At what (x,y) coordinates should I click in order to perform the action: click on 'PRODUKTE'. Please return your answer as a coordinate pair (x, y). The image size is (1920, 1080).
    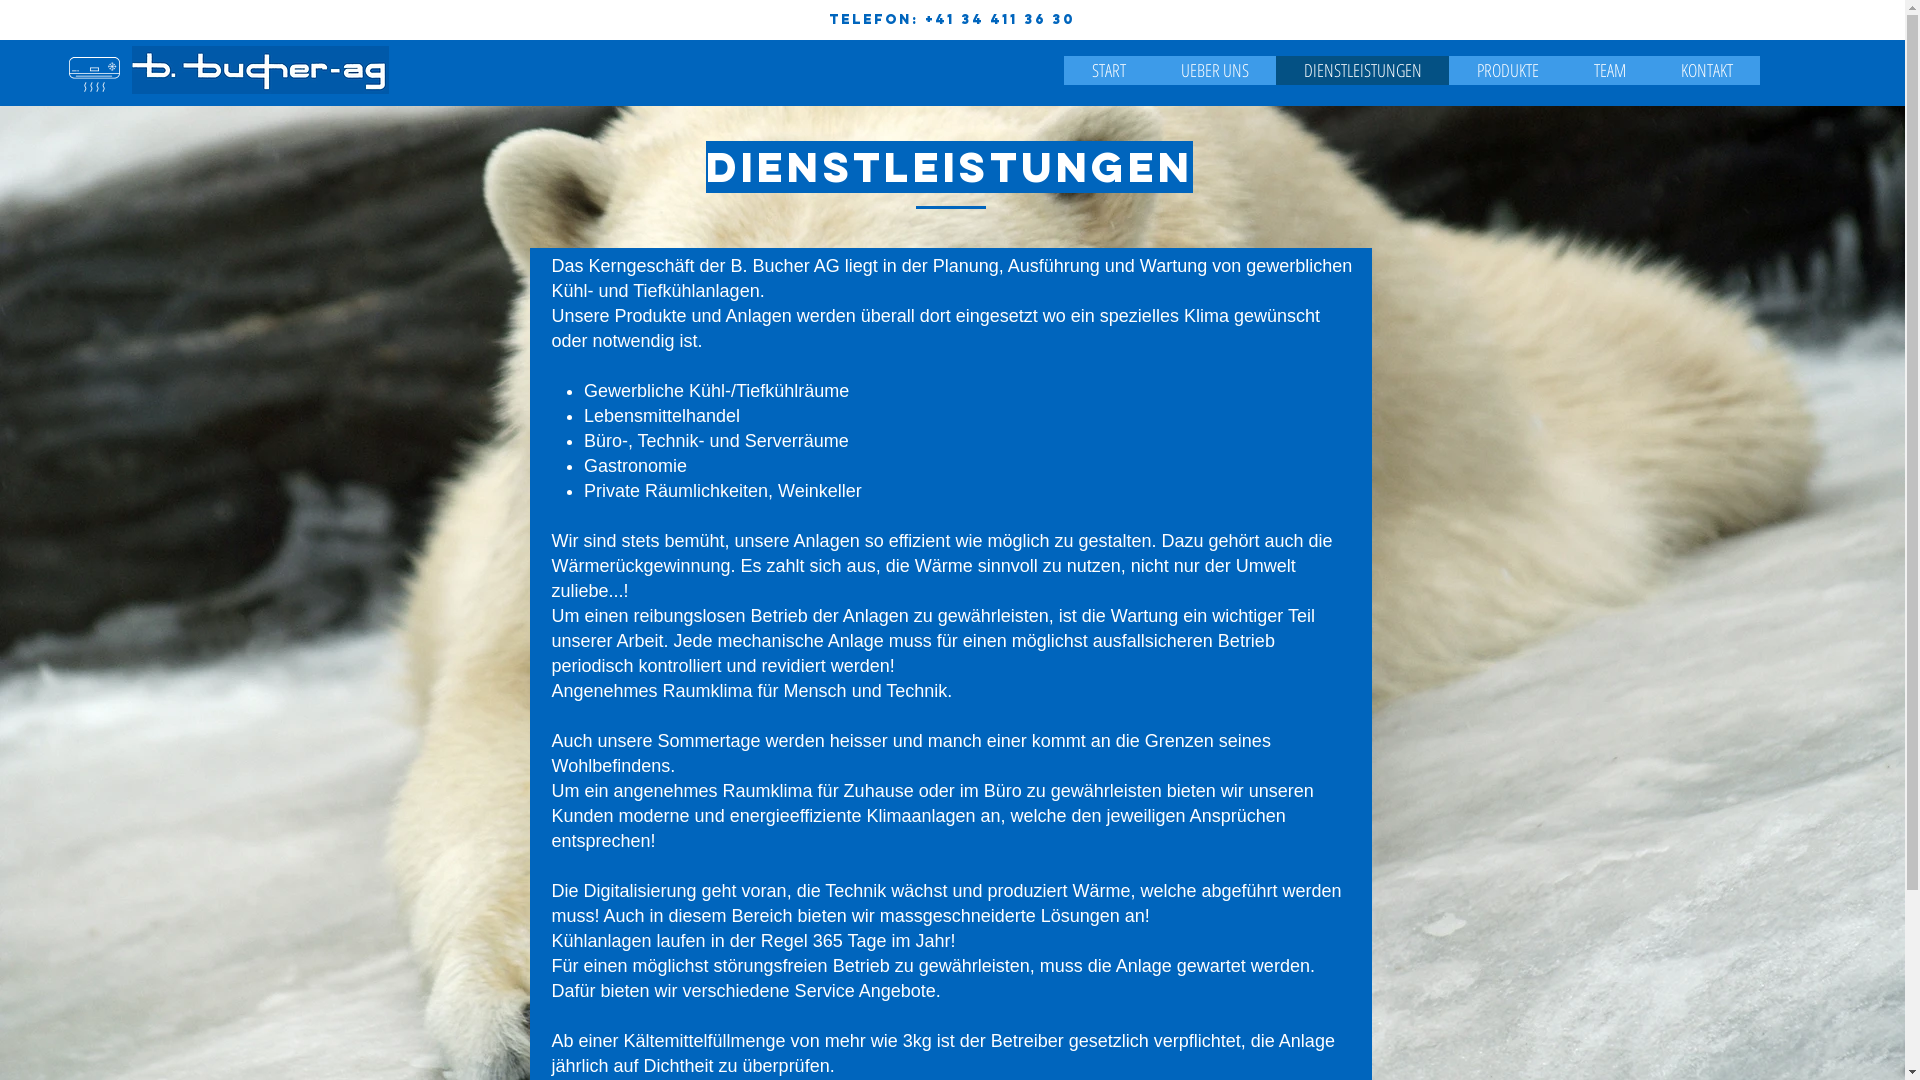
    Looking at the image, I should click on (1507, 69).